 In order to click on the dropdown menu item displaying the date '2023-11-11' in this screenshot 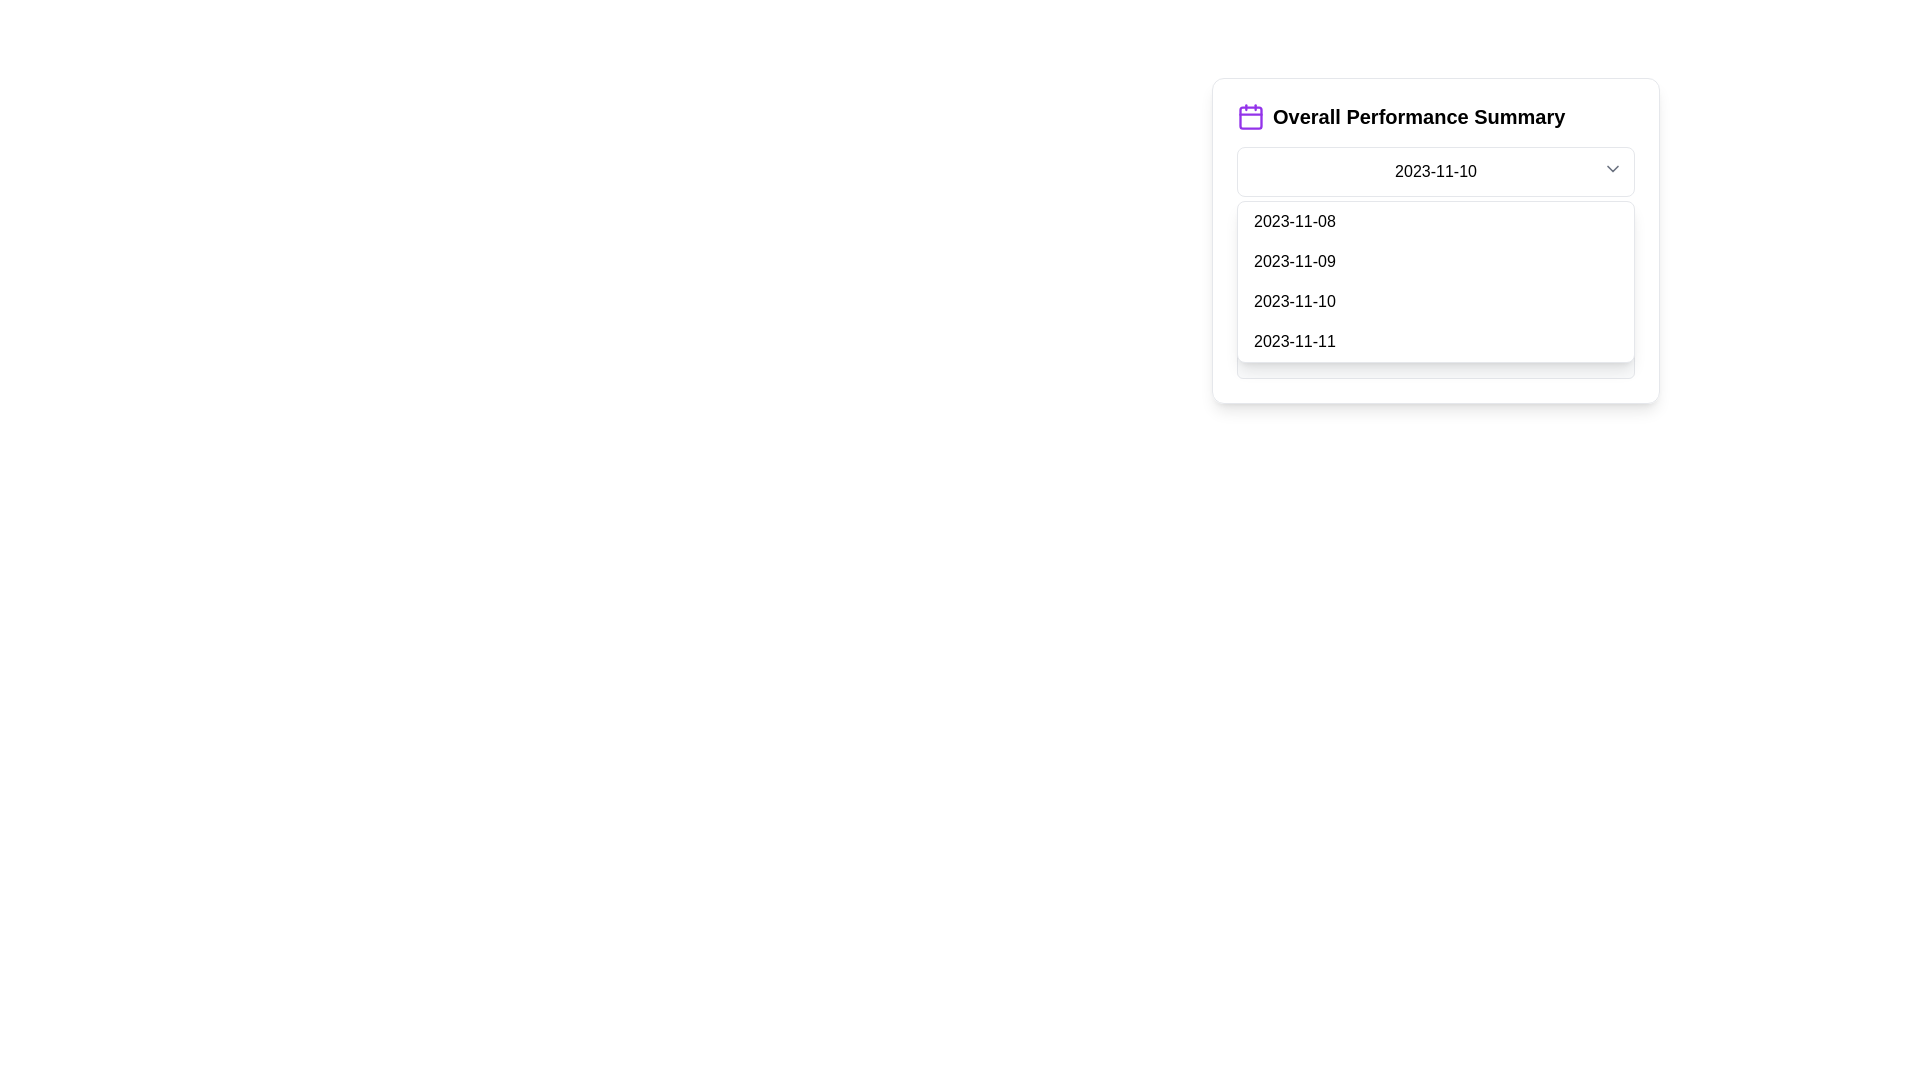, I will do `click(1434, 341)`.